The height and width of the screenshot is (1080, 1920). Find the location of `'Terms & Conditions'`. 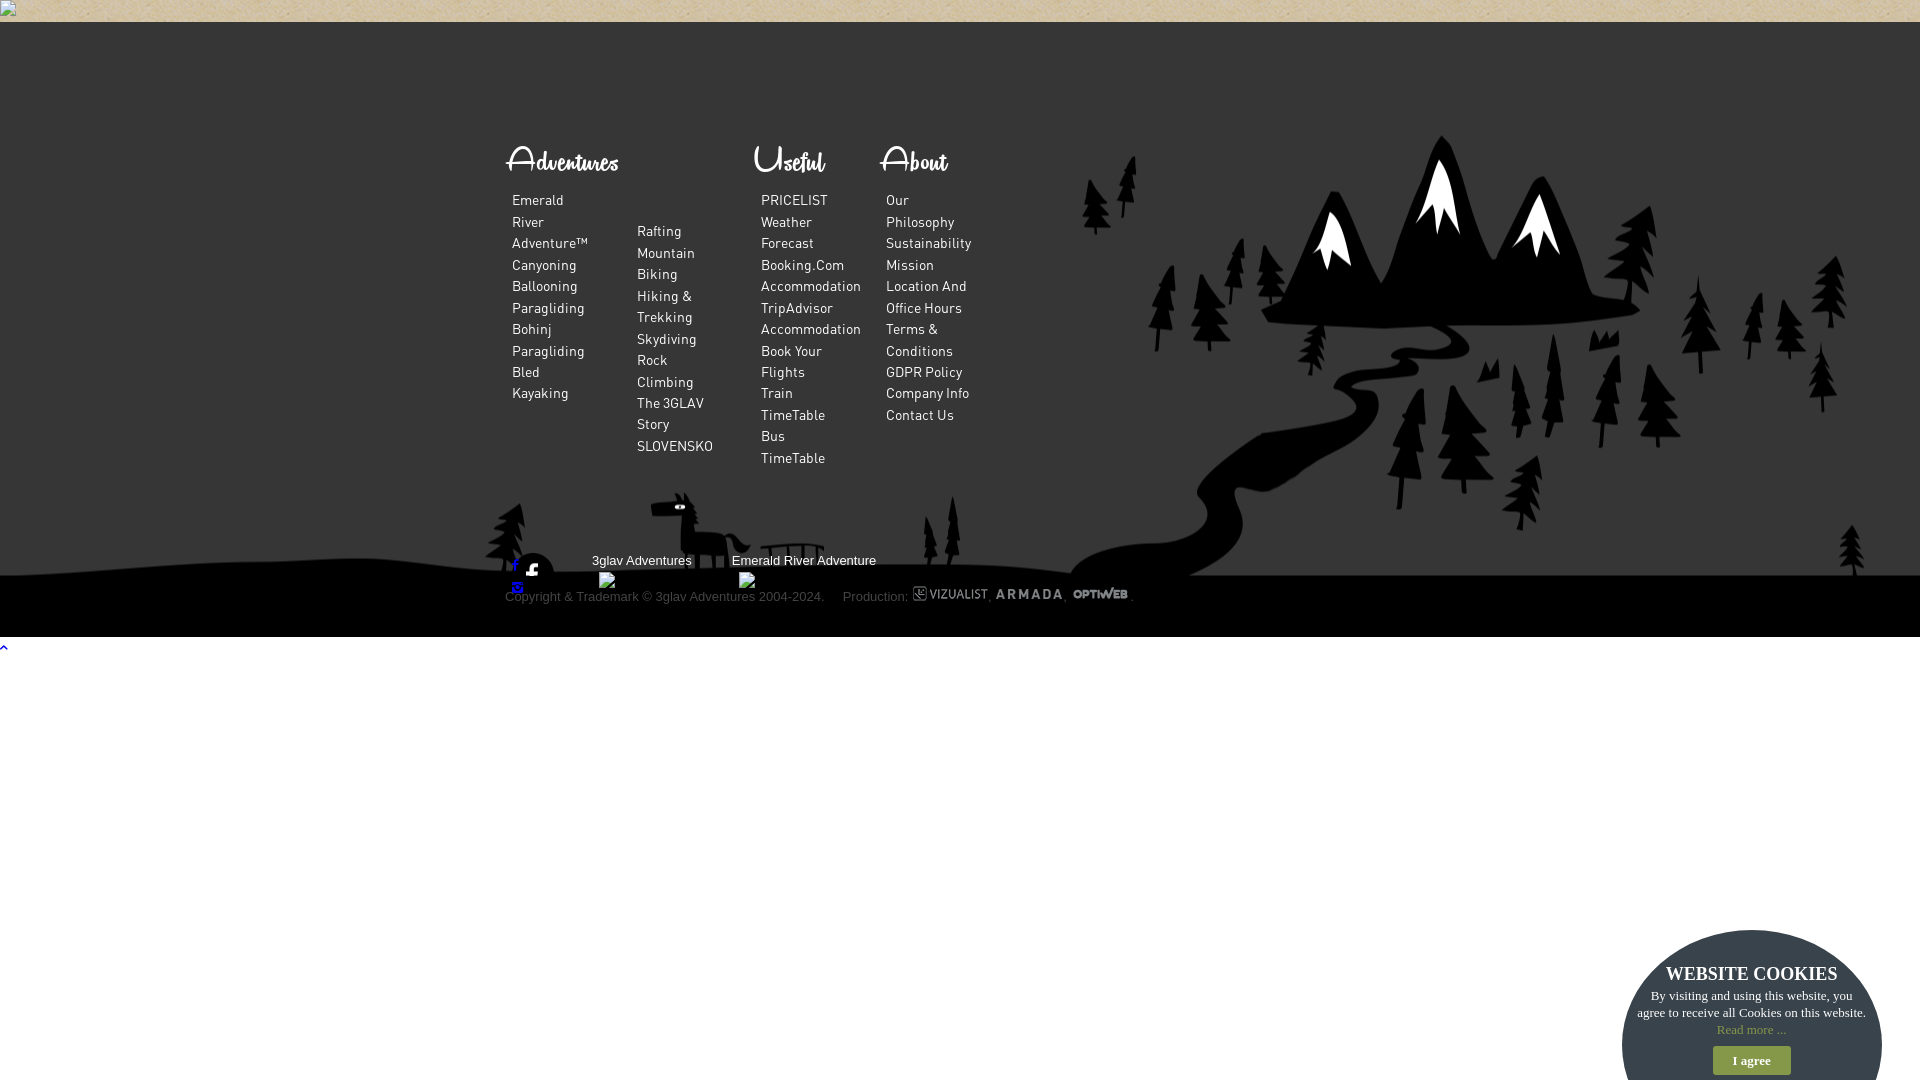

'Terms & Conditions' is located at coordinates (918, 337).